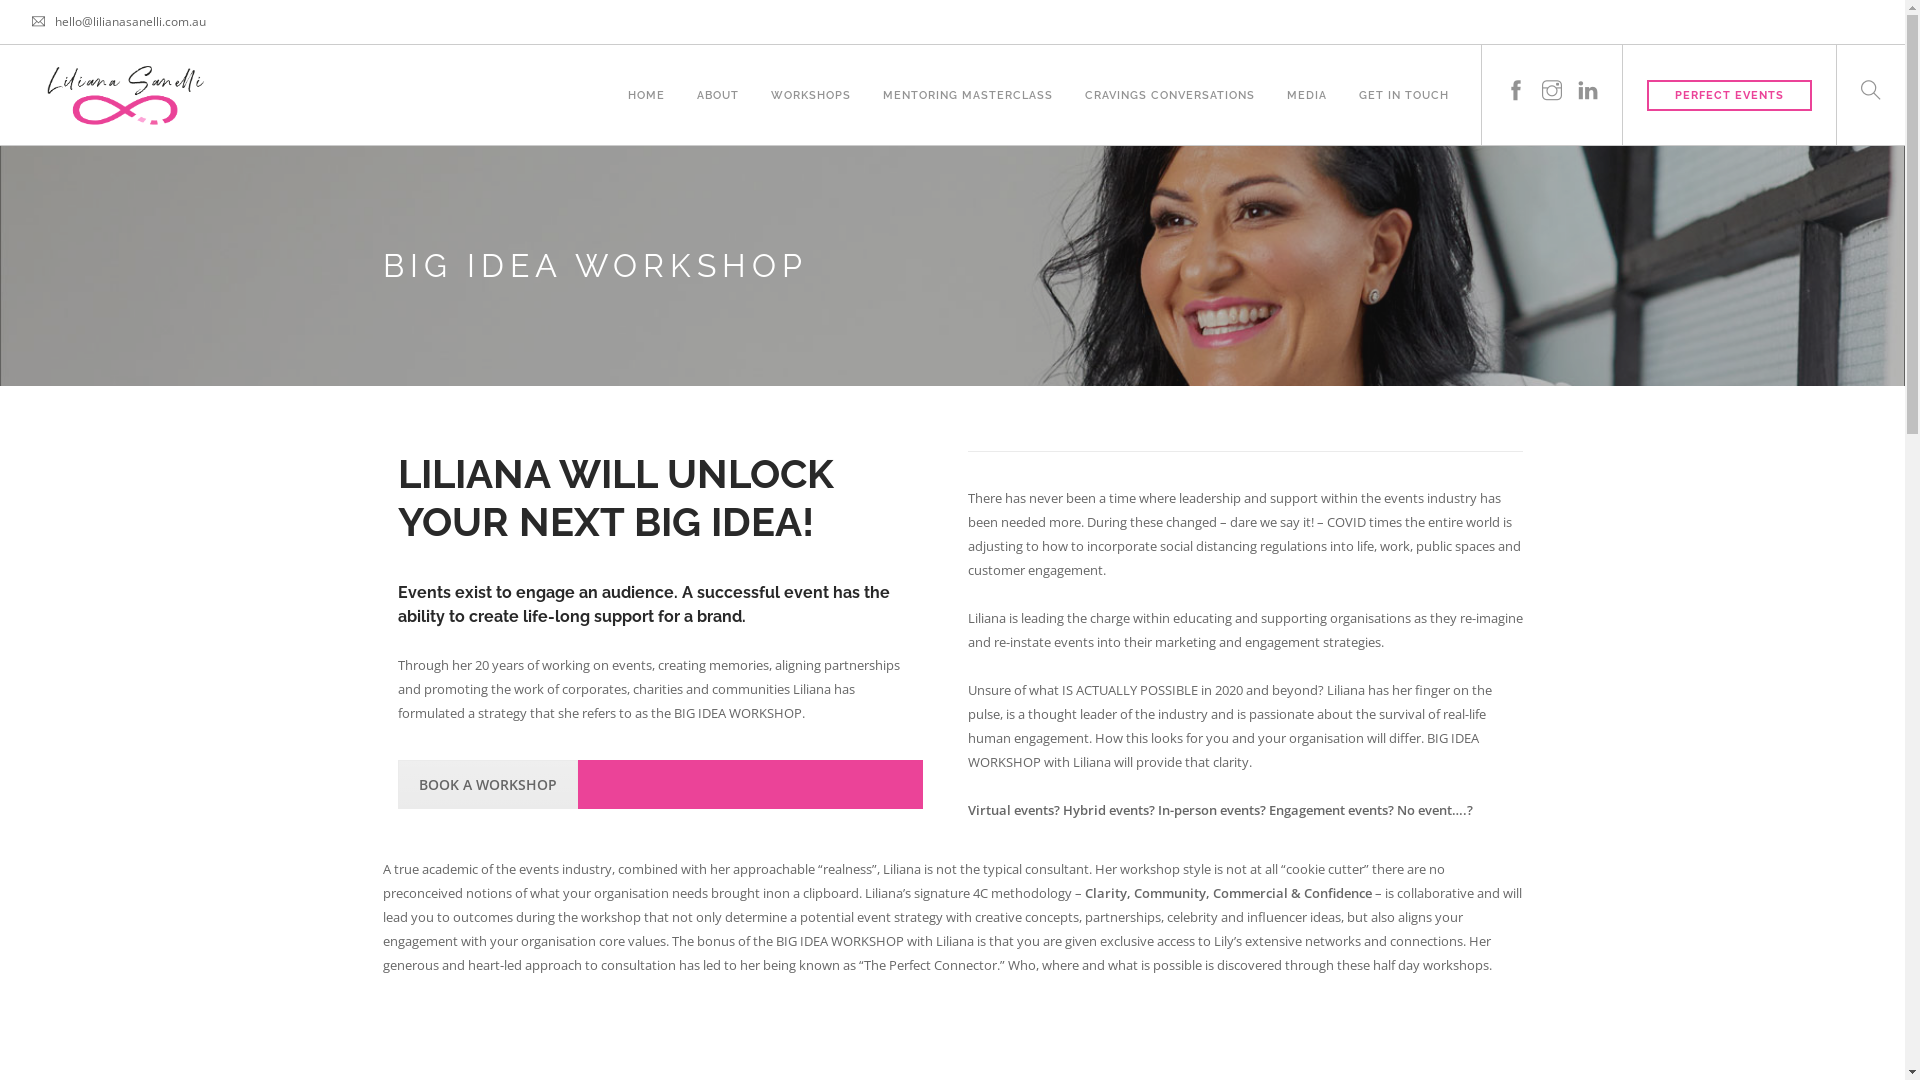 The height and width of the screenshot is (1080, 1920). What do you see at coordinates (1170, 72) in the screenshot?
I see `'CRAVINGS CONVERSATIONS'` at bounding box center [1170, 72].